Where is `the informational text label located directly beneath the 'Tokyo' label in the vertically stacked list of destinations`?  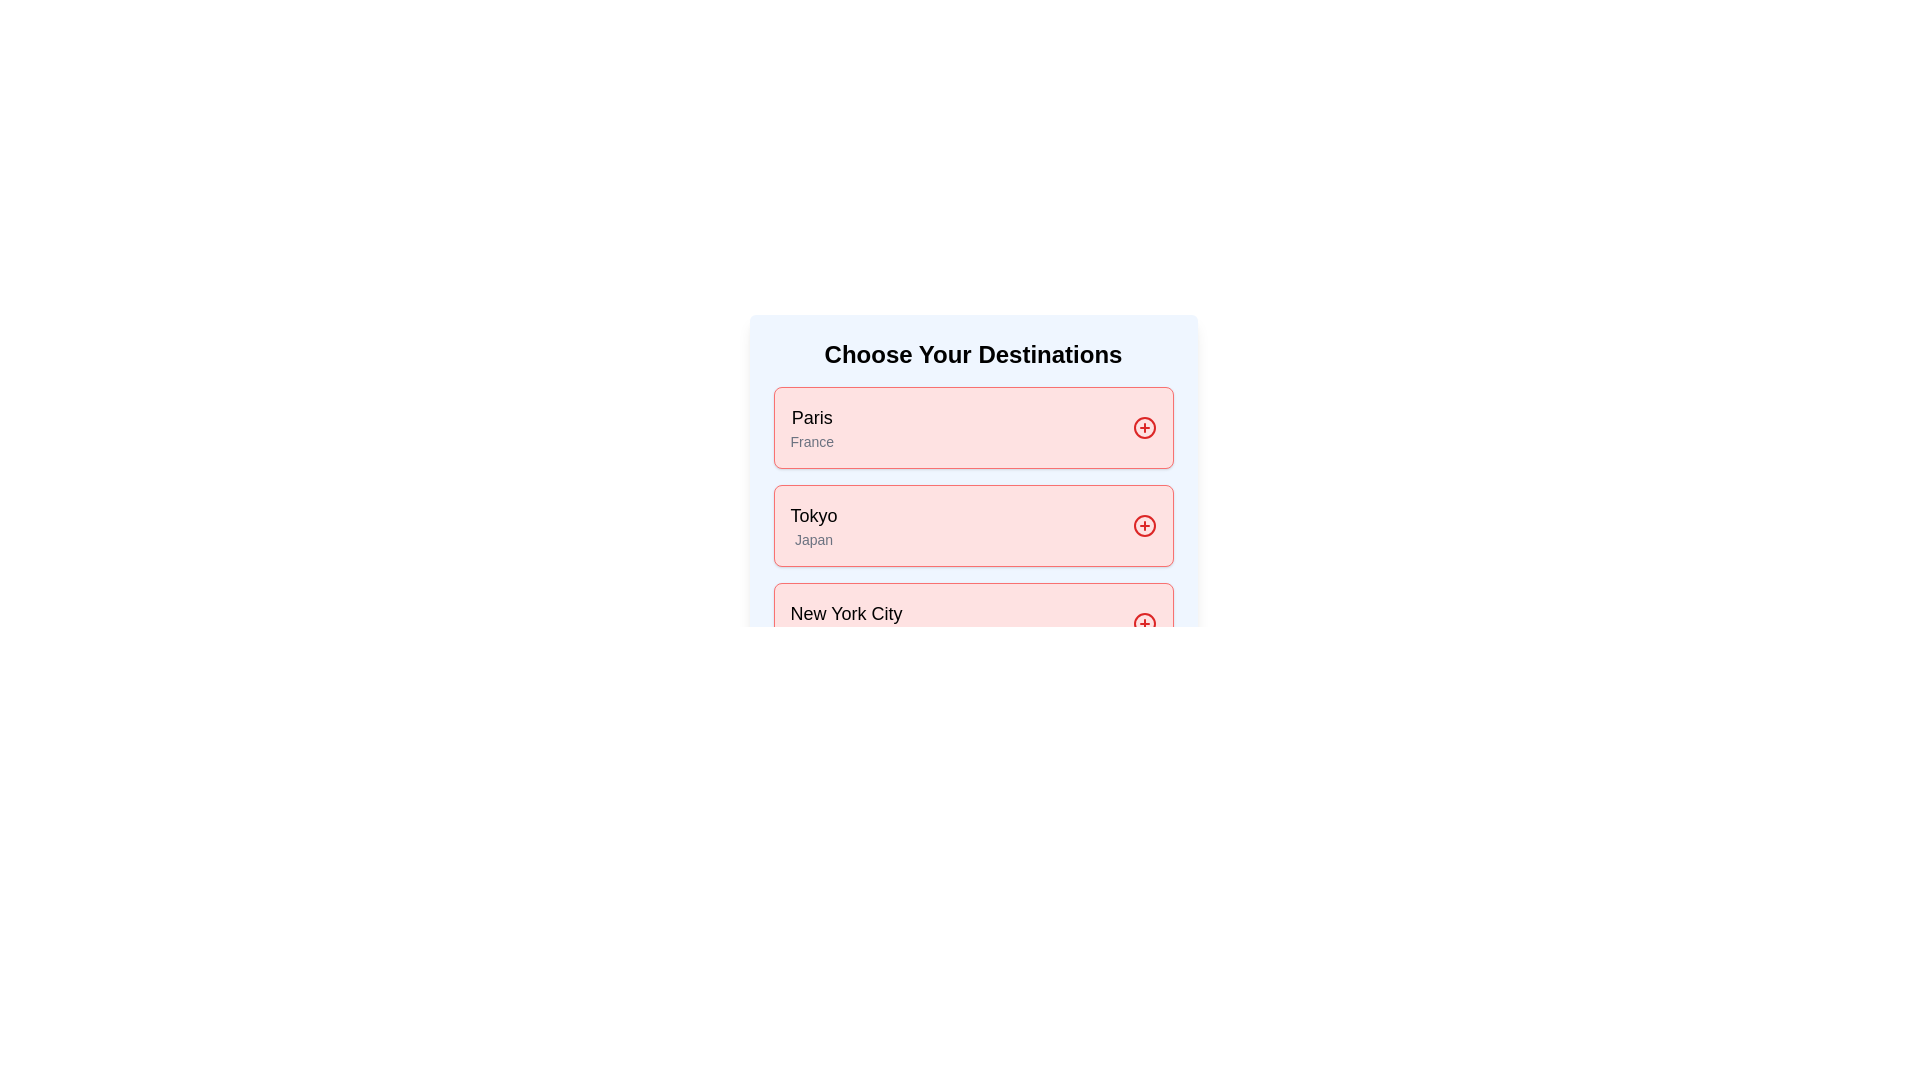 the informational text label located directly beneath the 'Tokyo' label in the vertically stacked list of destinations is located at coordinates (814, 540).